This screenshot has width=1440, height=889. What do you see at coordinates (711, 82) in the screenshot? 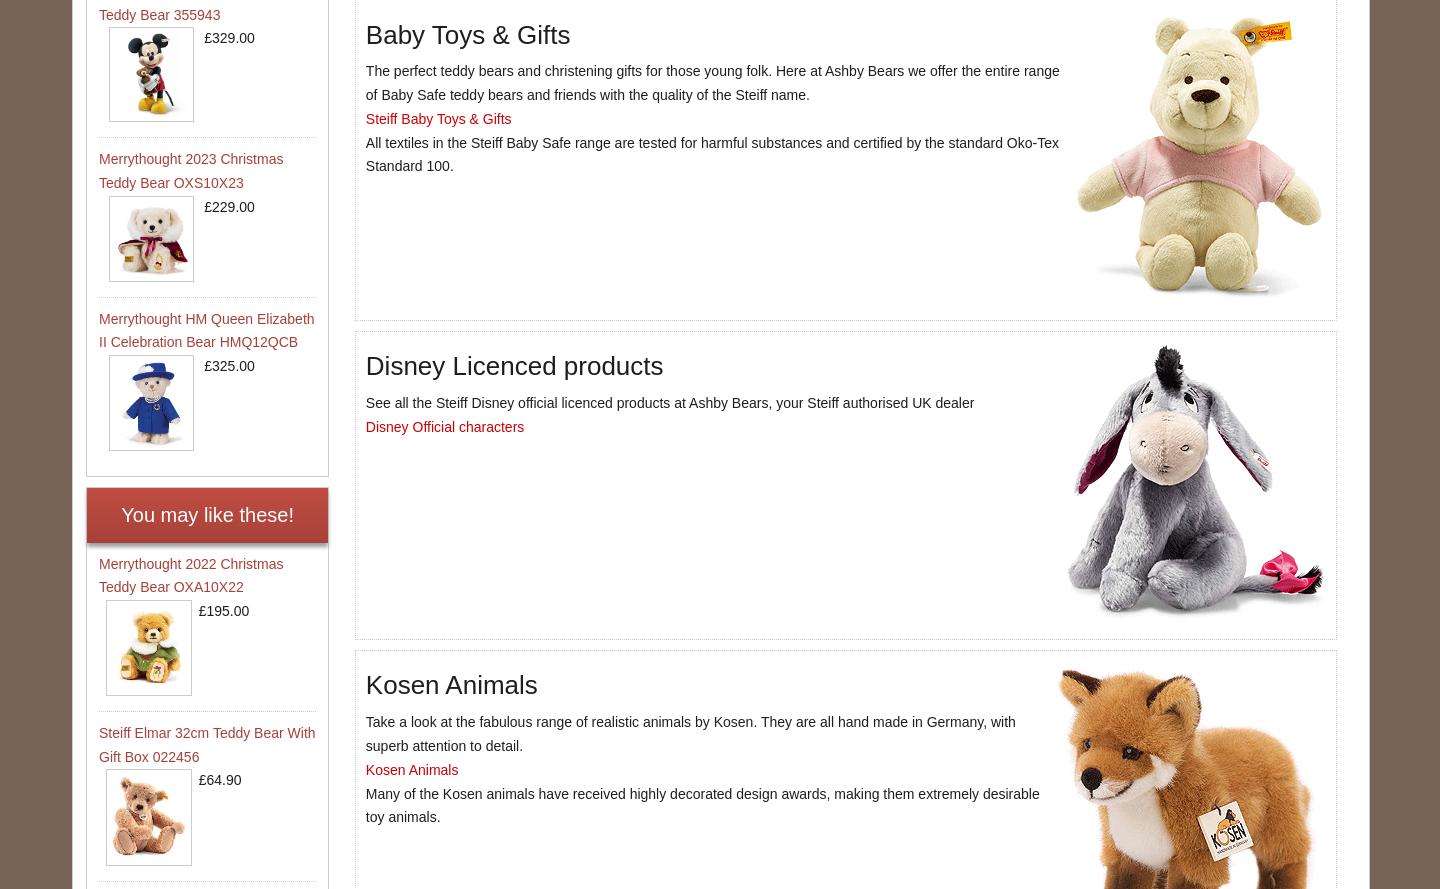
I see `'The perfect teddy bears and christening gifts for those young folk. Here at Ashby Bears we offer the entire range of Baby Safe teddy bears and friends with the quality of the Steiff name.'` at bounding box center [711, 82].